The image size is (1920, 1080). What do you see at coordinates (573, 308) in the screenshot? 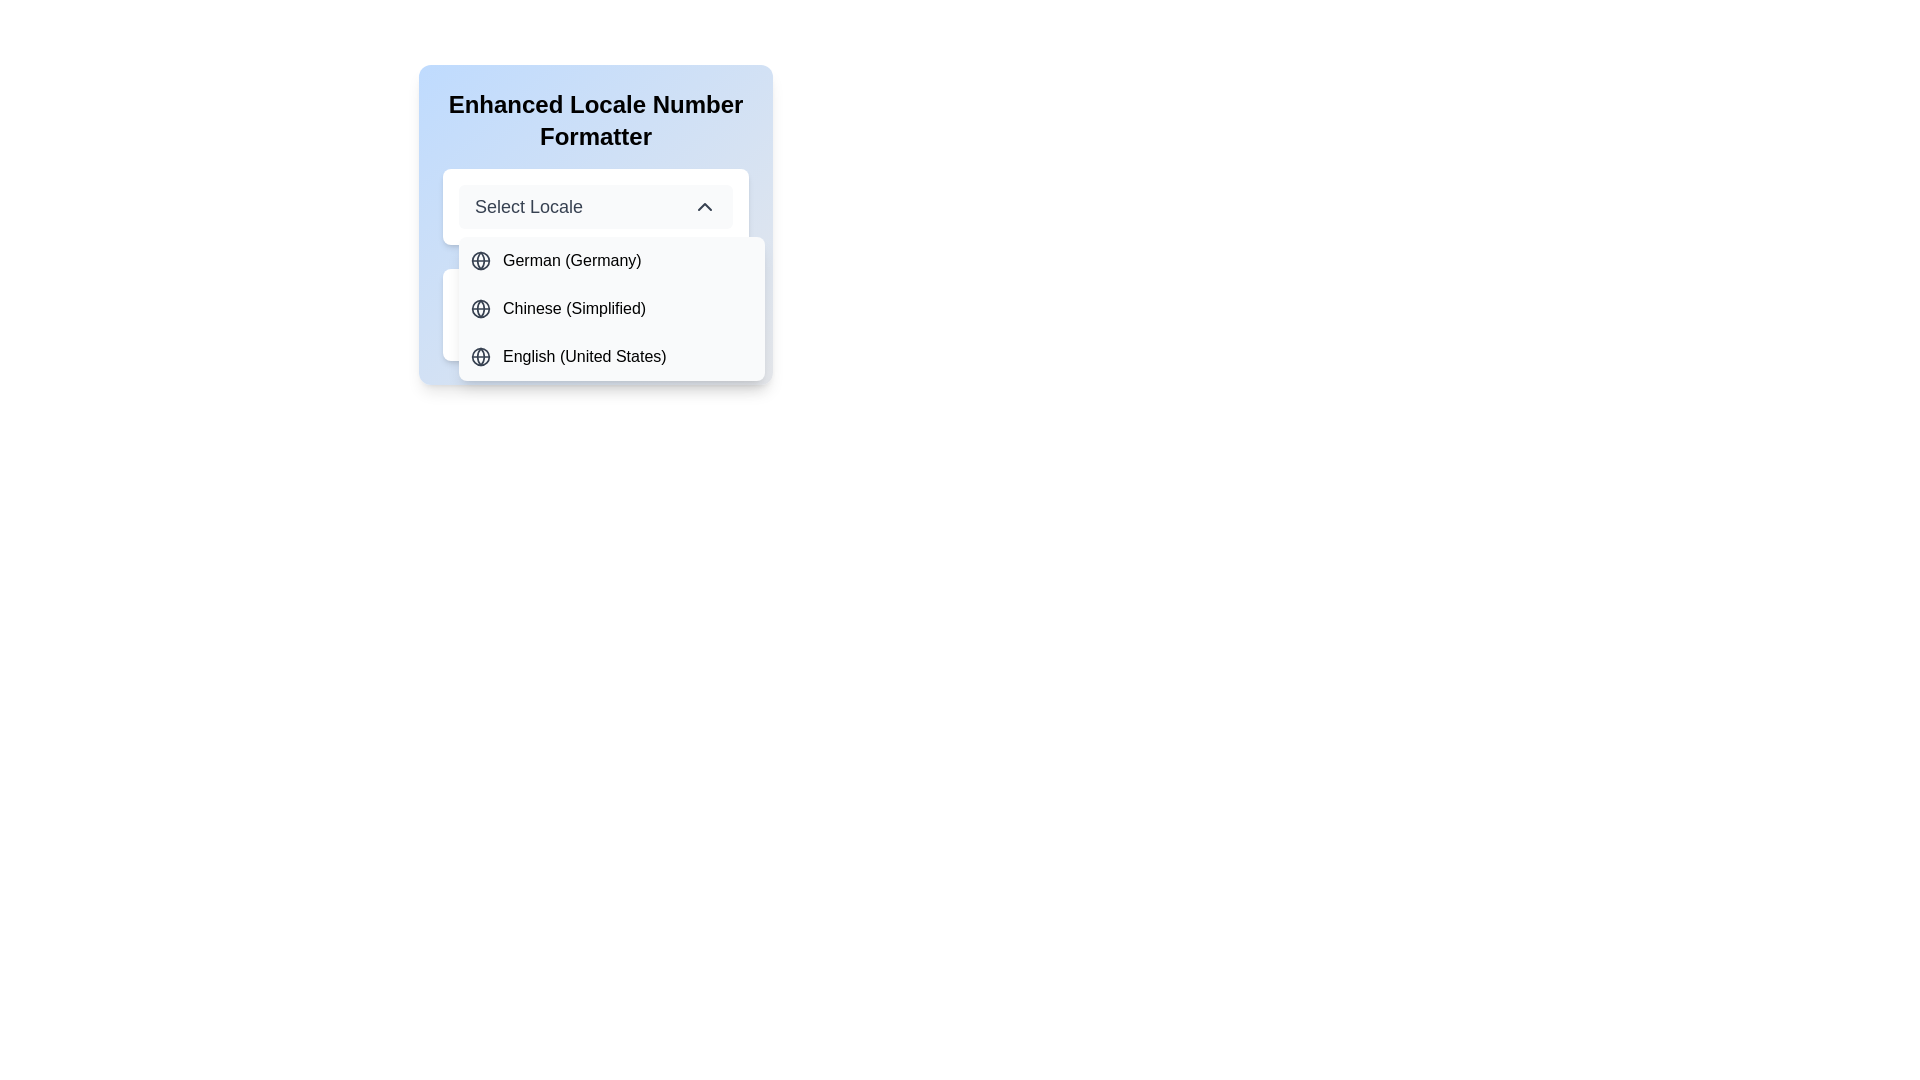
I see `the 'Chinese (Simplified)' text label in the dropdown menu` at bounding box center [573, 308].